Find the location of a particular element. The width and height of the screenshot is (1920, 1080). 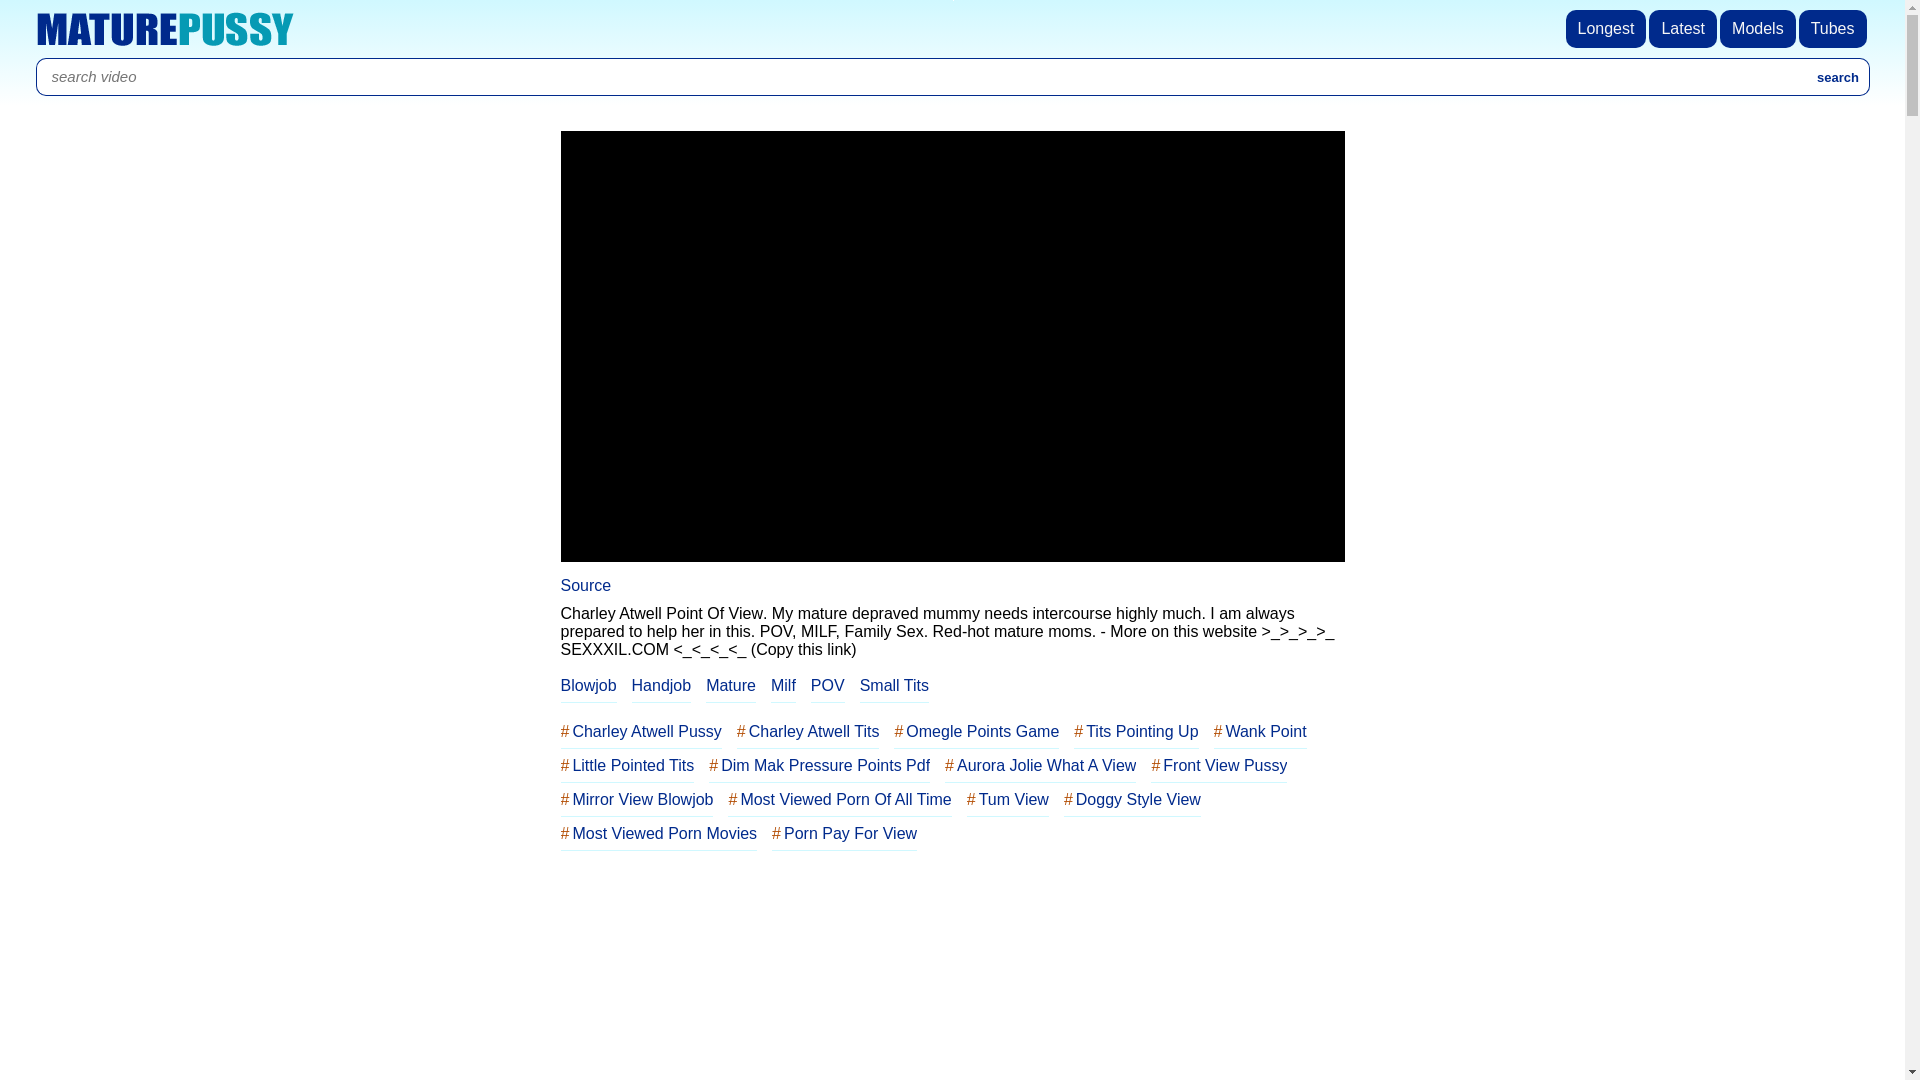

'Little Pointed Tits' is located at coordinates (626, 765).